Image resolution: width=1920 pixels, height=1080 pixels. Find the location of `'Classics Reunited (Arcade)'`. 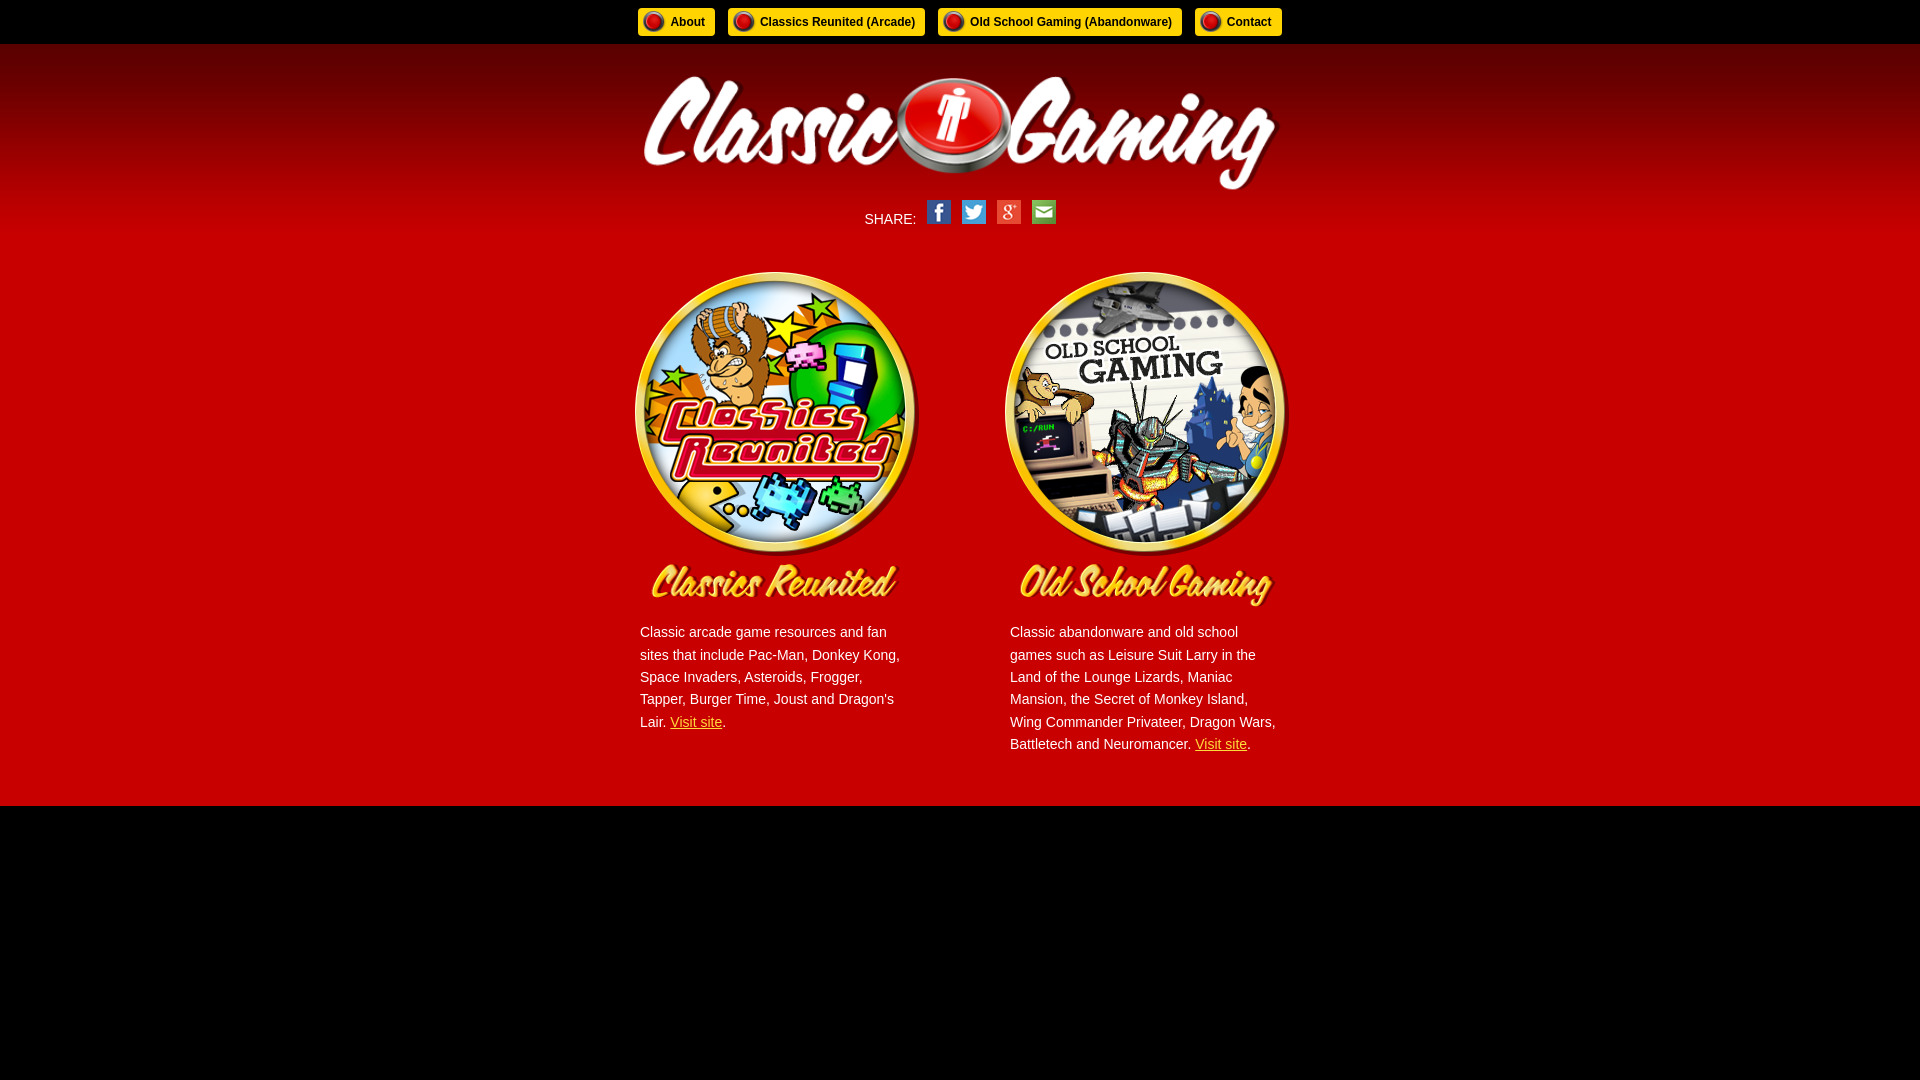

'Classics Reunited (Arcade)' is located at coordinates (826, 22).